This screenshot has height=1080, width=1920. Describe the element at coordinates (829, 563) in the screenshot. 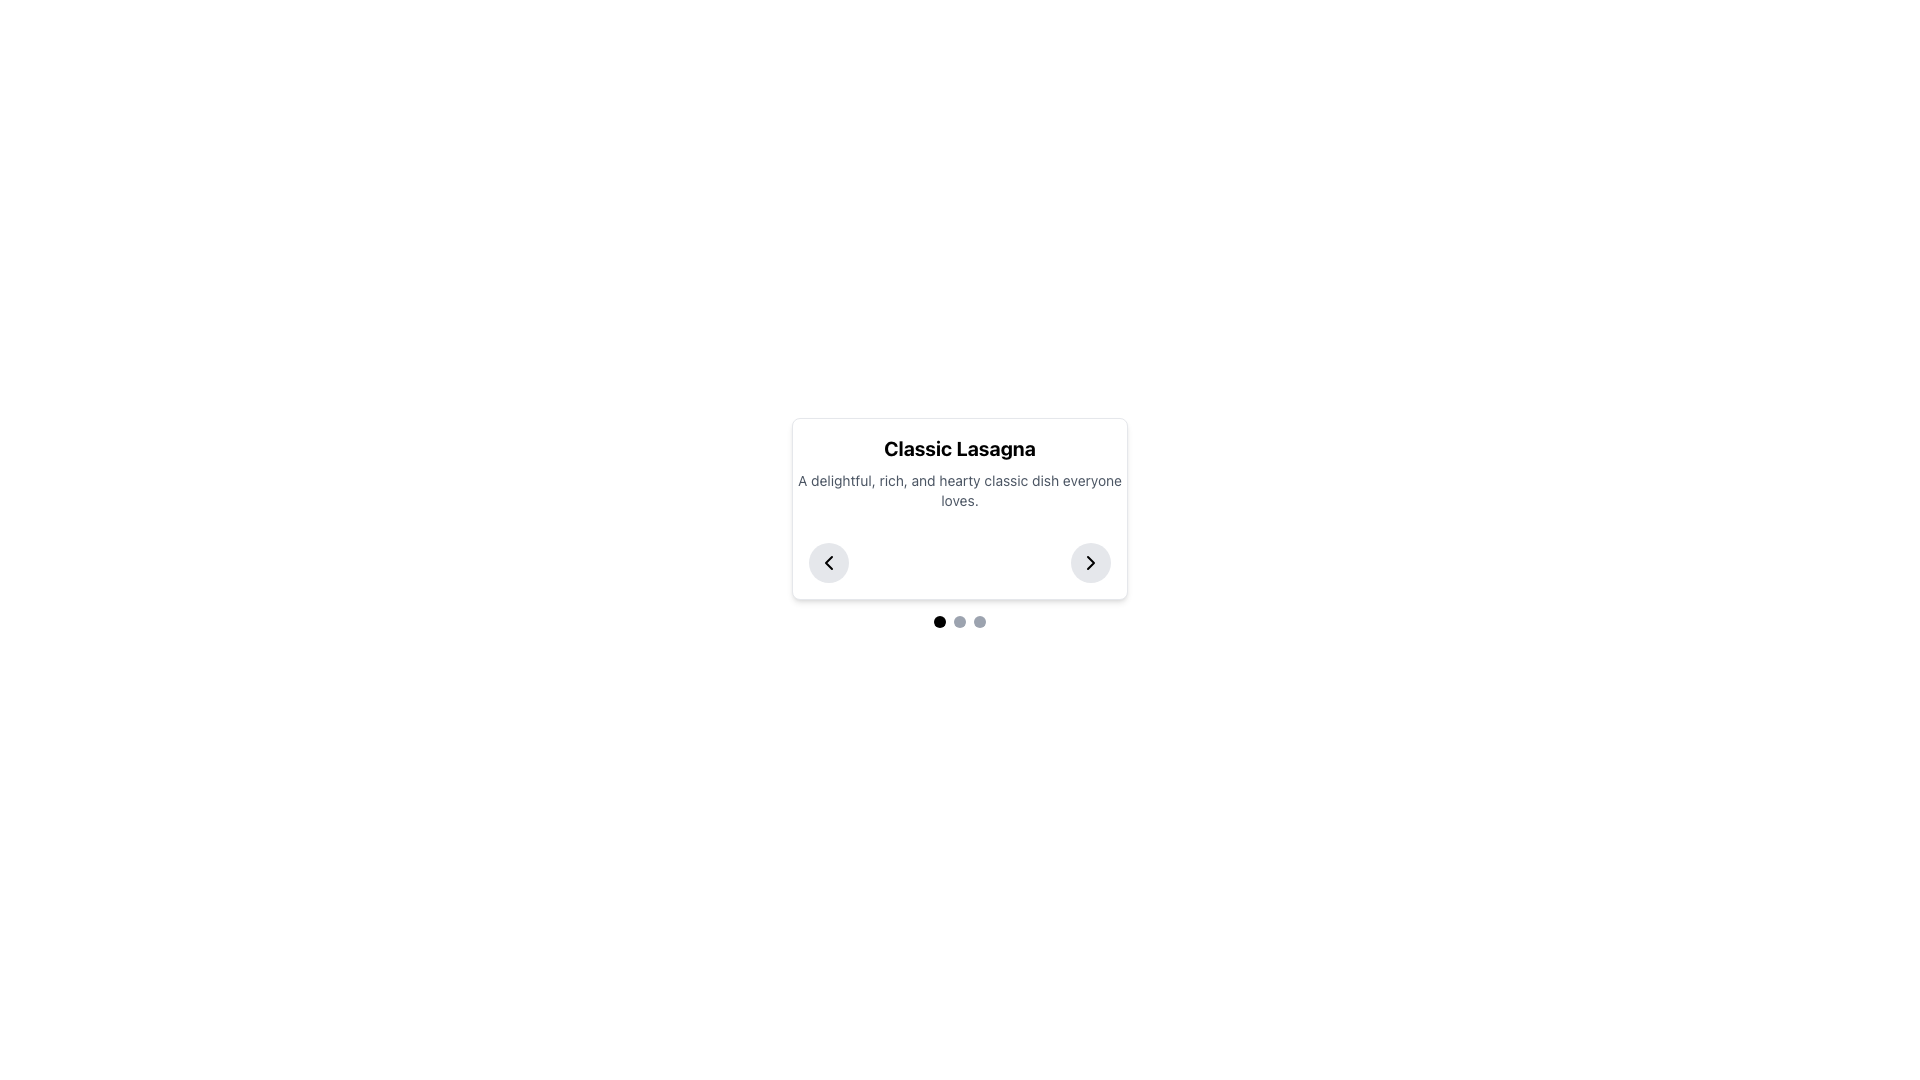

I see `the circular button with a light gray background and a dark left-pointing chevron icon` at that location.